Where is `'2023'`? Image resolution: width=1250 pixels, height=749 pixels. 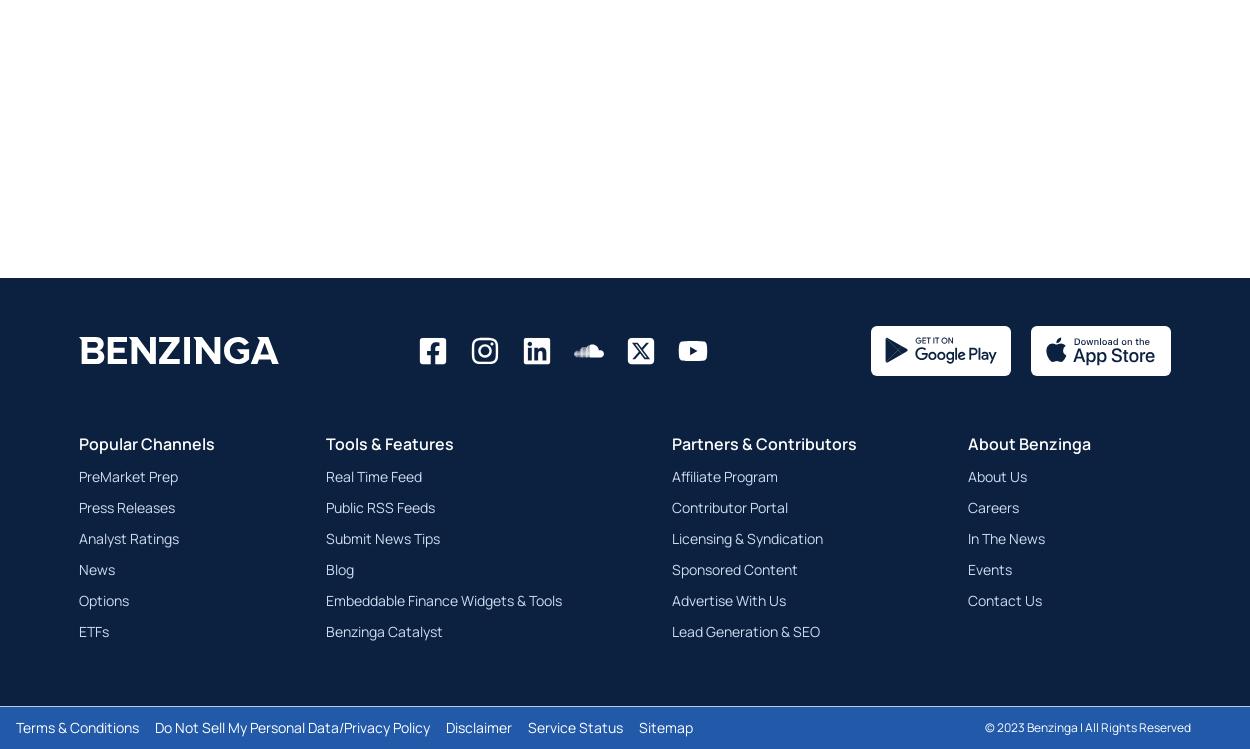 '2023' is located at coordinates (994, 725).